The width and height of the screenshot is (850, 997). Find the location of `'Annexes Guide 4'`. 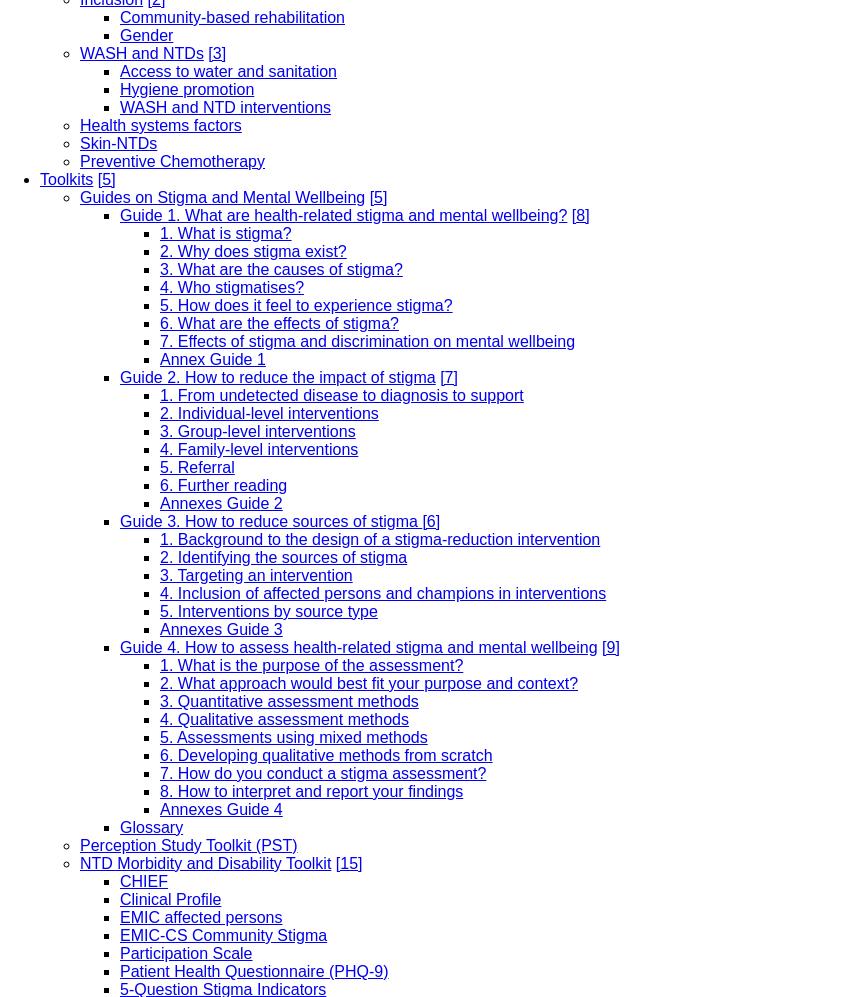

'Annexes Guide 4' is located at coordinates (221, 807).